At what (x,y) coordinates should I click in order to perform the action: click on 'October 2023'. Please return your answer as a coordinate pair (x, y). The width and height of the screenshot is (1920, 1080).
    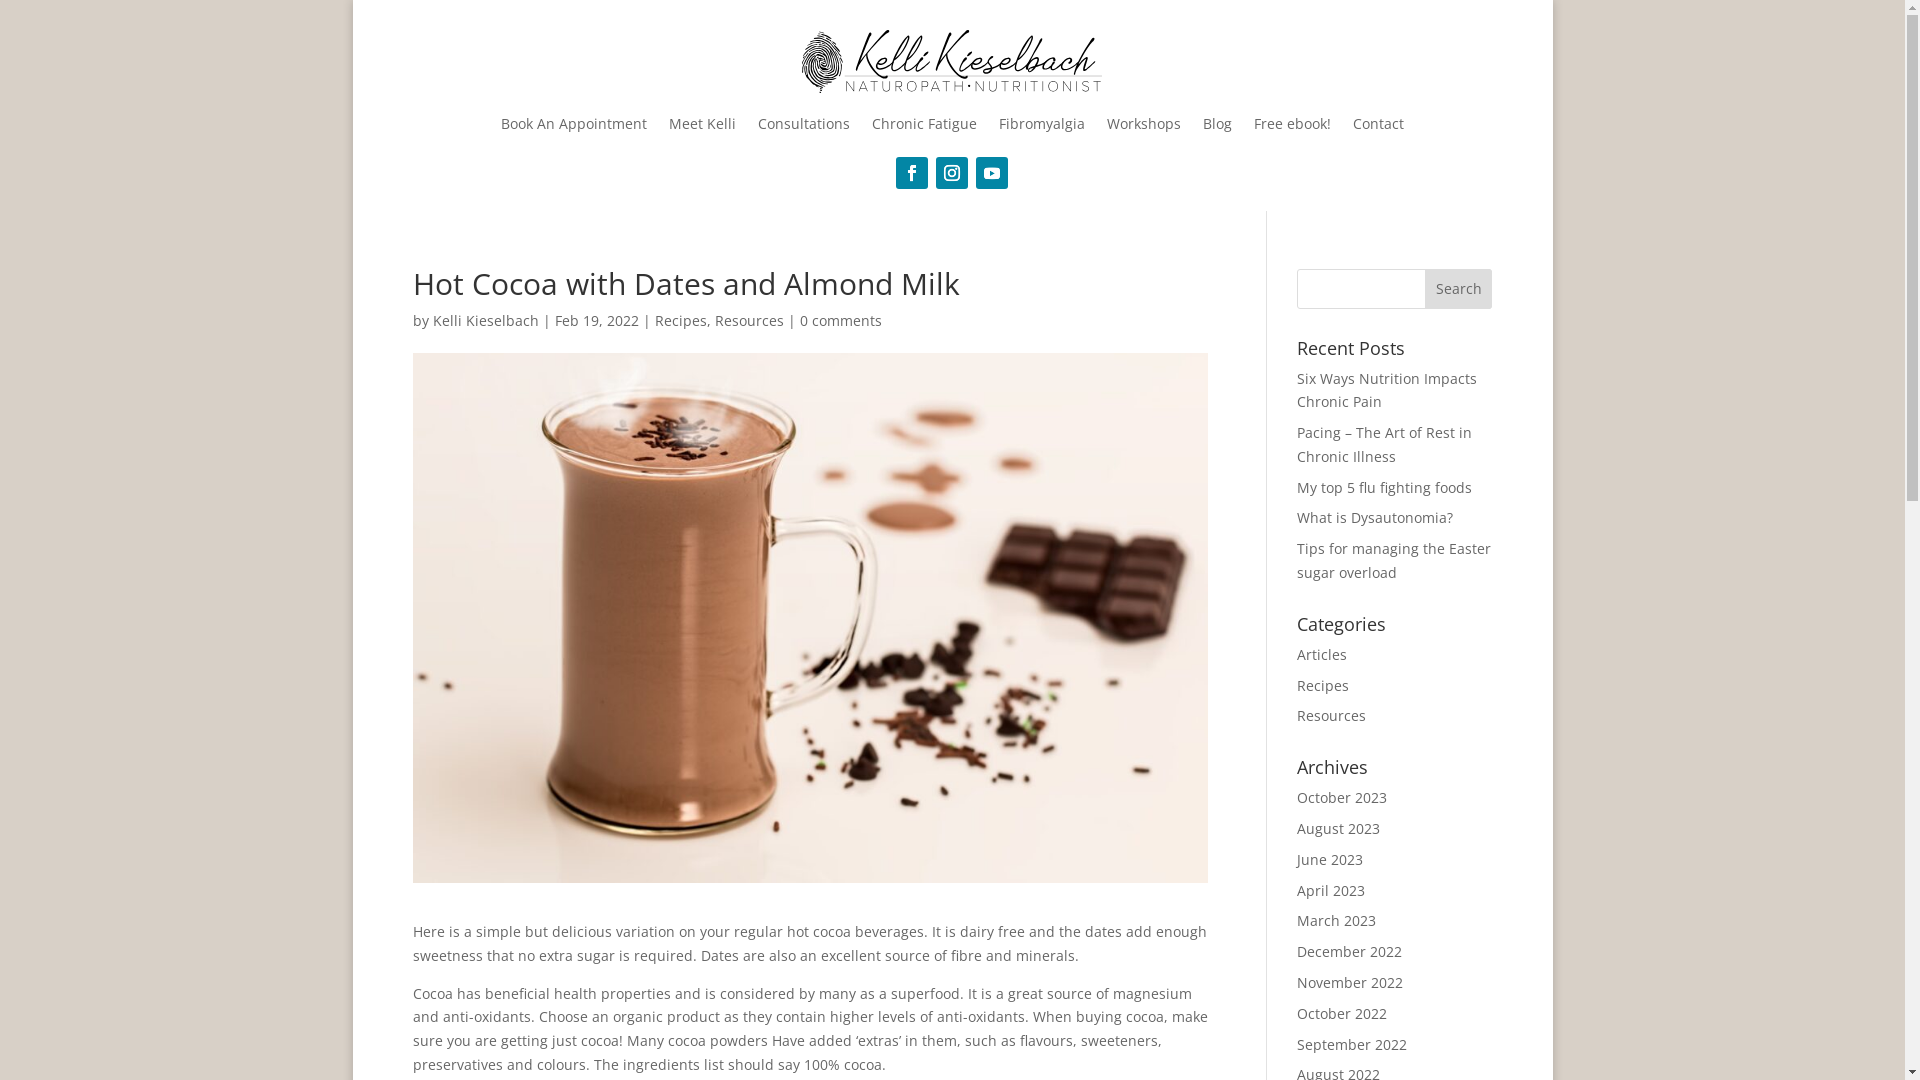
    Looking at the image, I should click on (1342, 796).